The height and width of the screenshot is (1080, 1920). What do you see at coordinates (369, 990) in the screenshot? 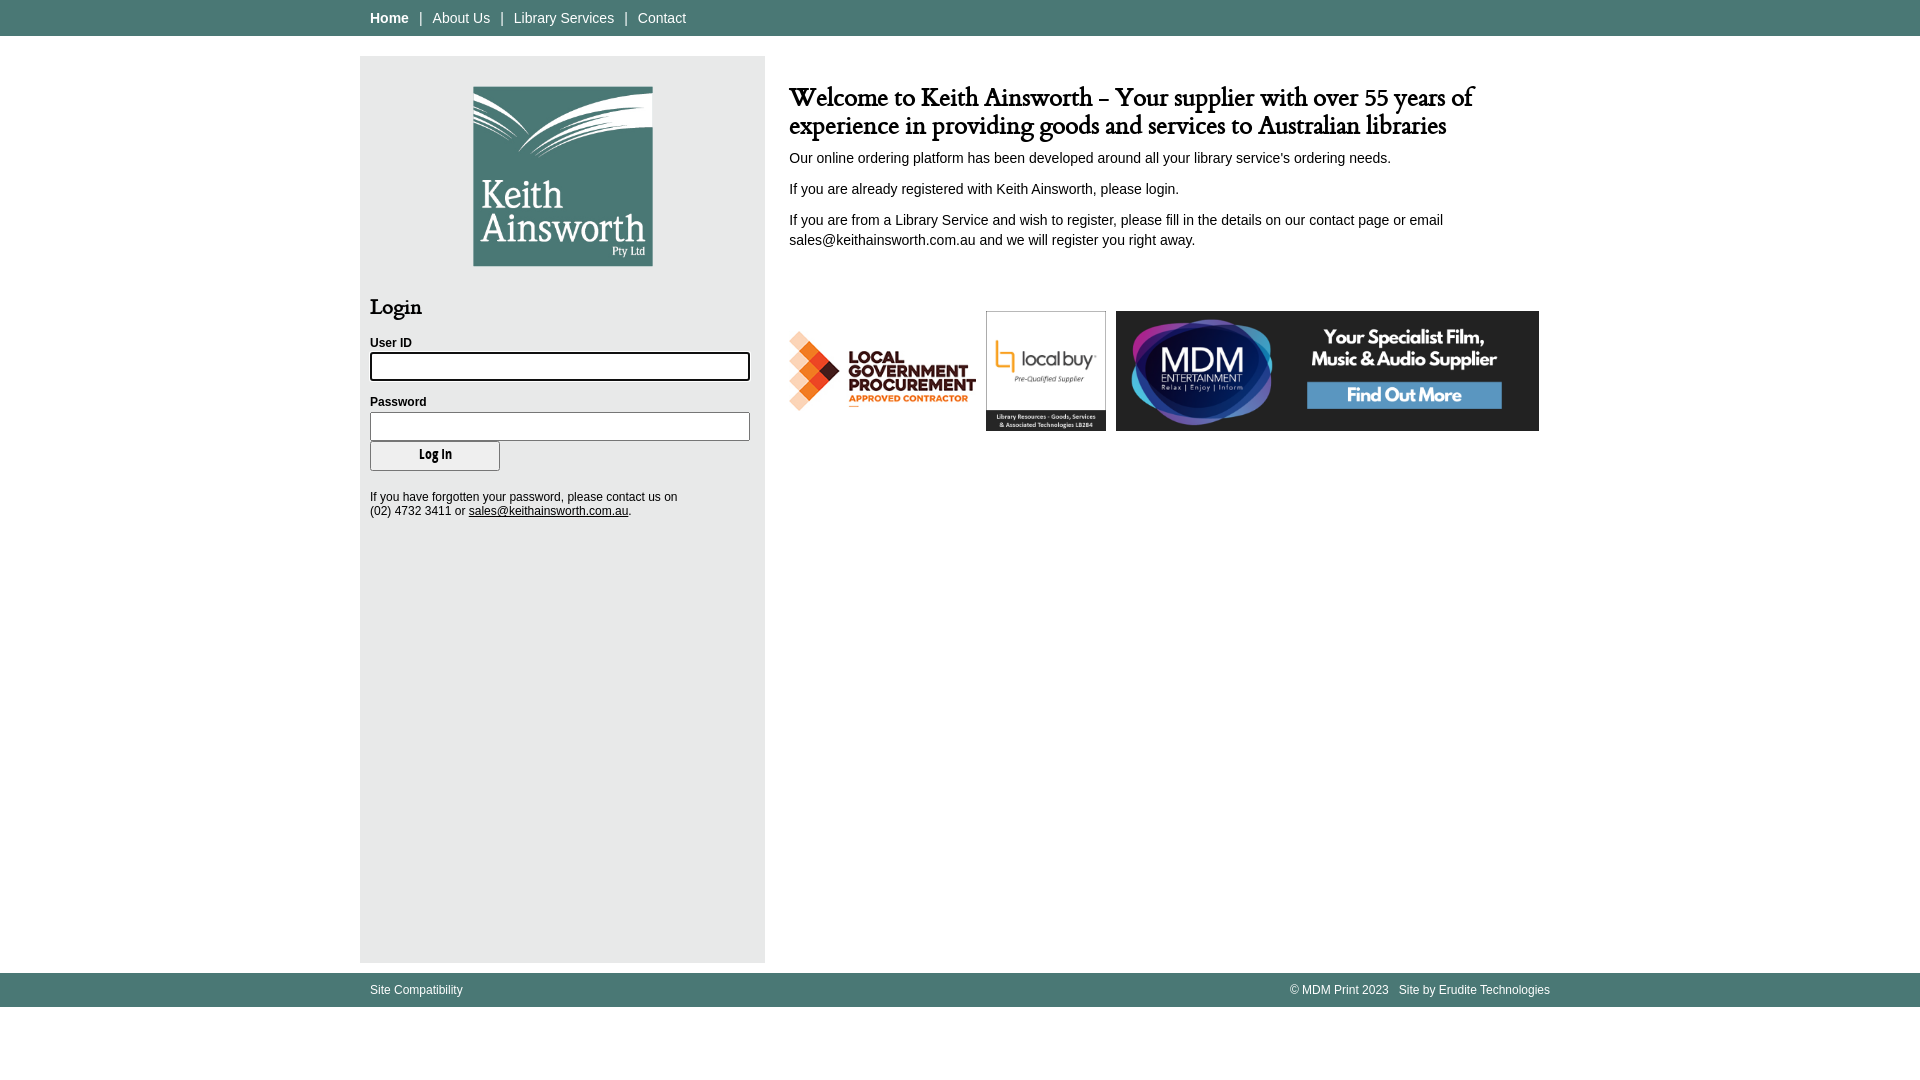
I see `'Site Compatibility'` at bounding box center [369, 990].